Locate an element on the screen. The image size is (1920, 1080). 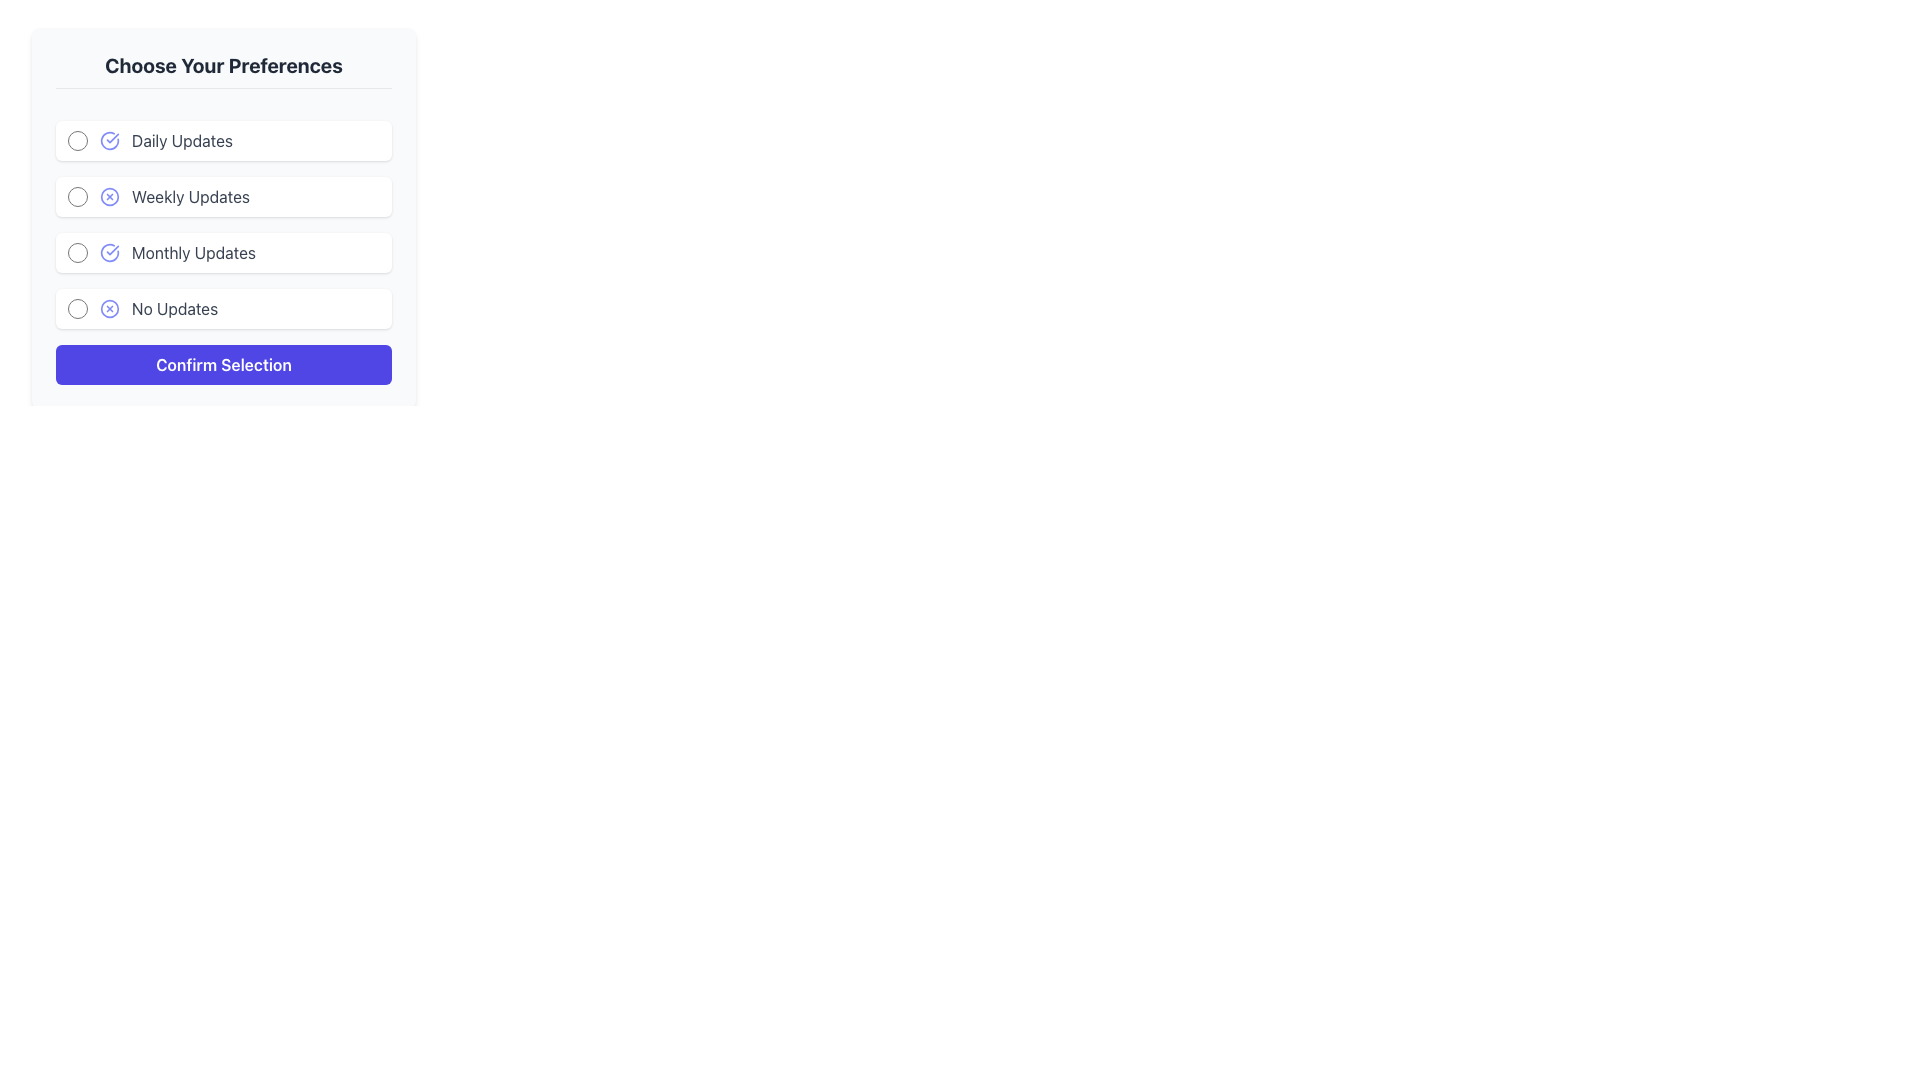
the 'Monthly Updates' radio button option in the preference selection form is located at coordinates (224, 252).